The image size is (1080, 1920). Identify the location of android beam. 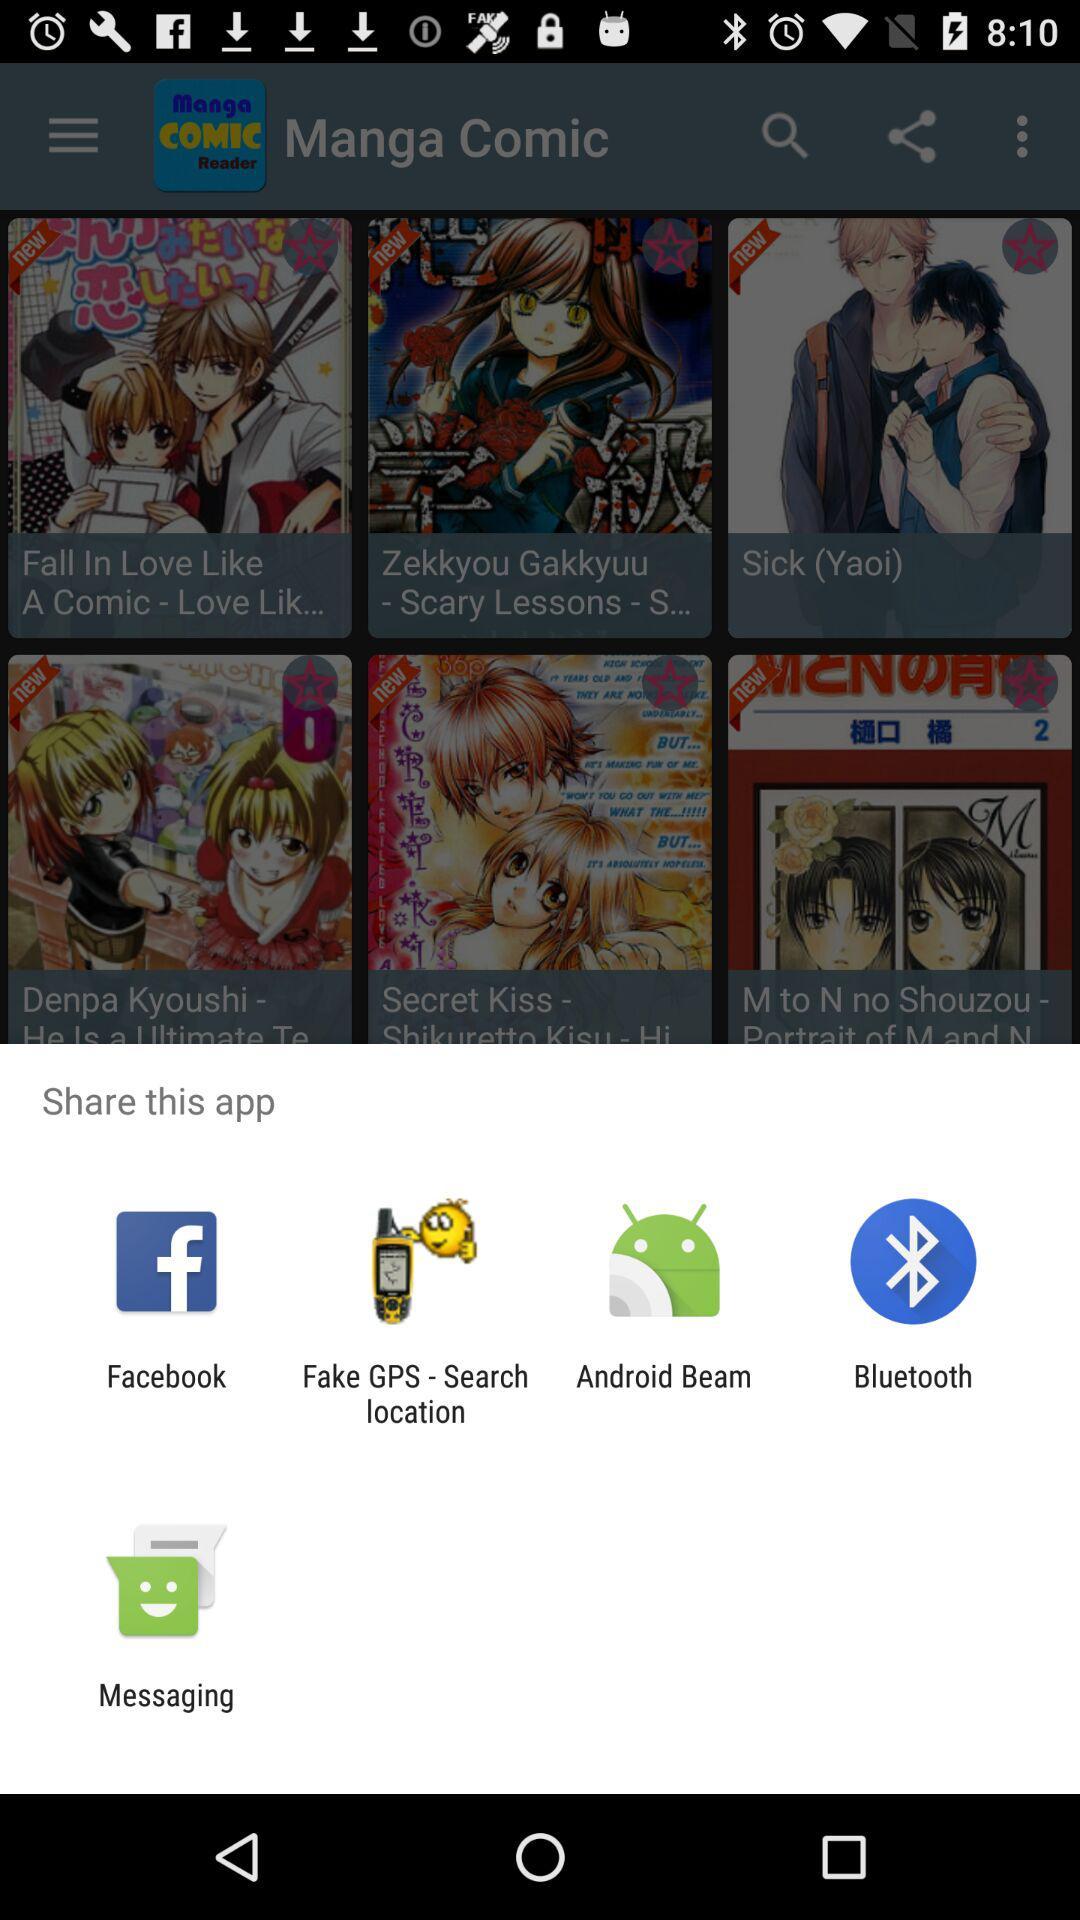
(664, 1392).